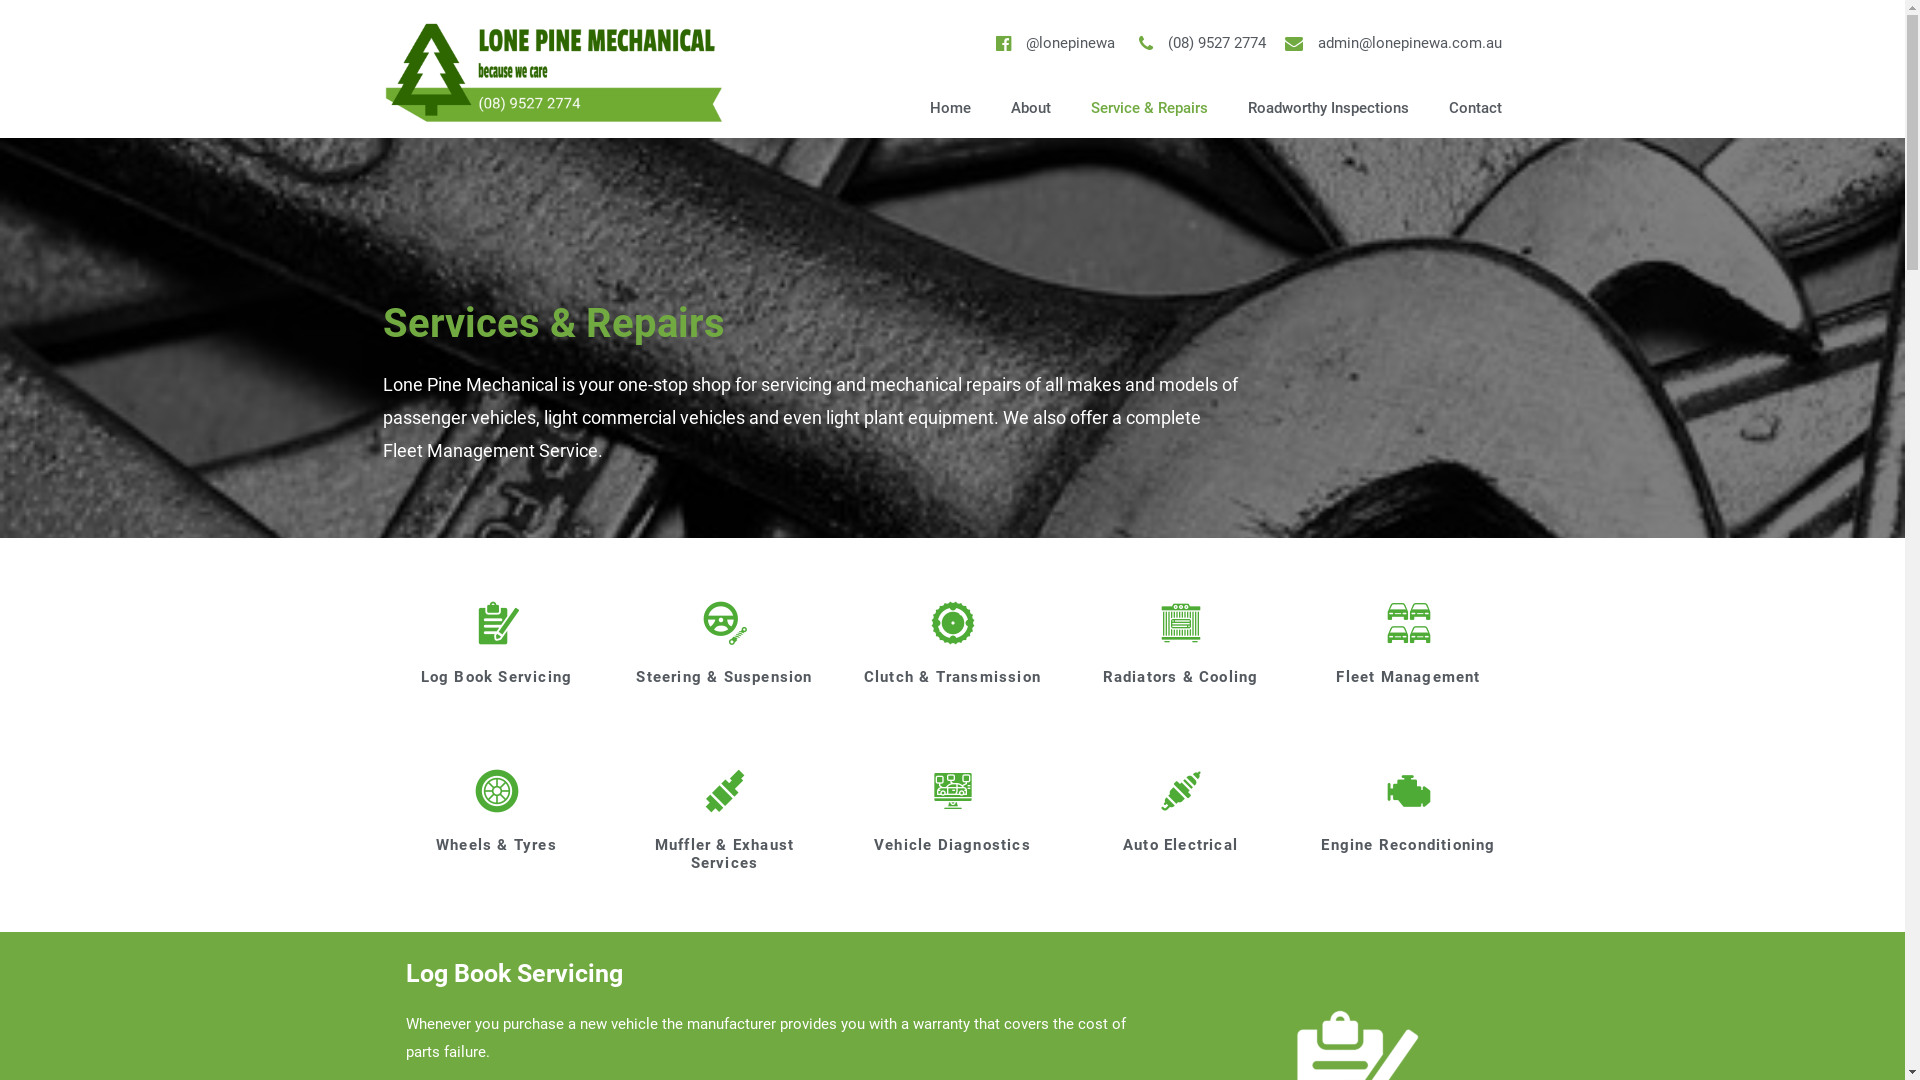  I want to click on 'Service & Repairs', so click(1149, 108).